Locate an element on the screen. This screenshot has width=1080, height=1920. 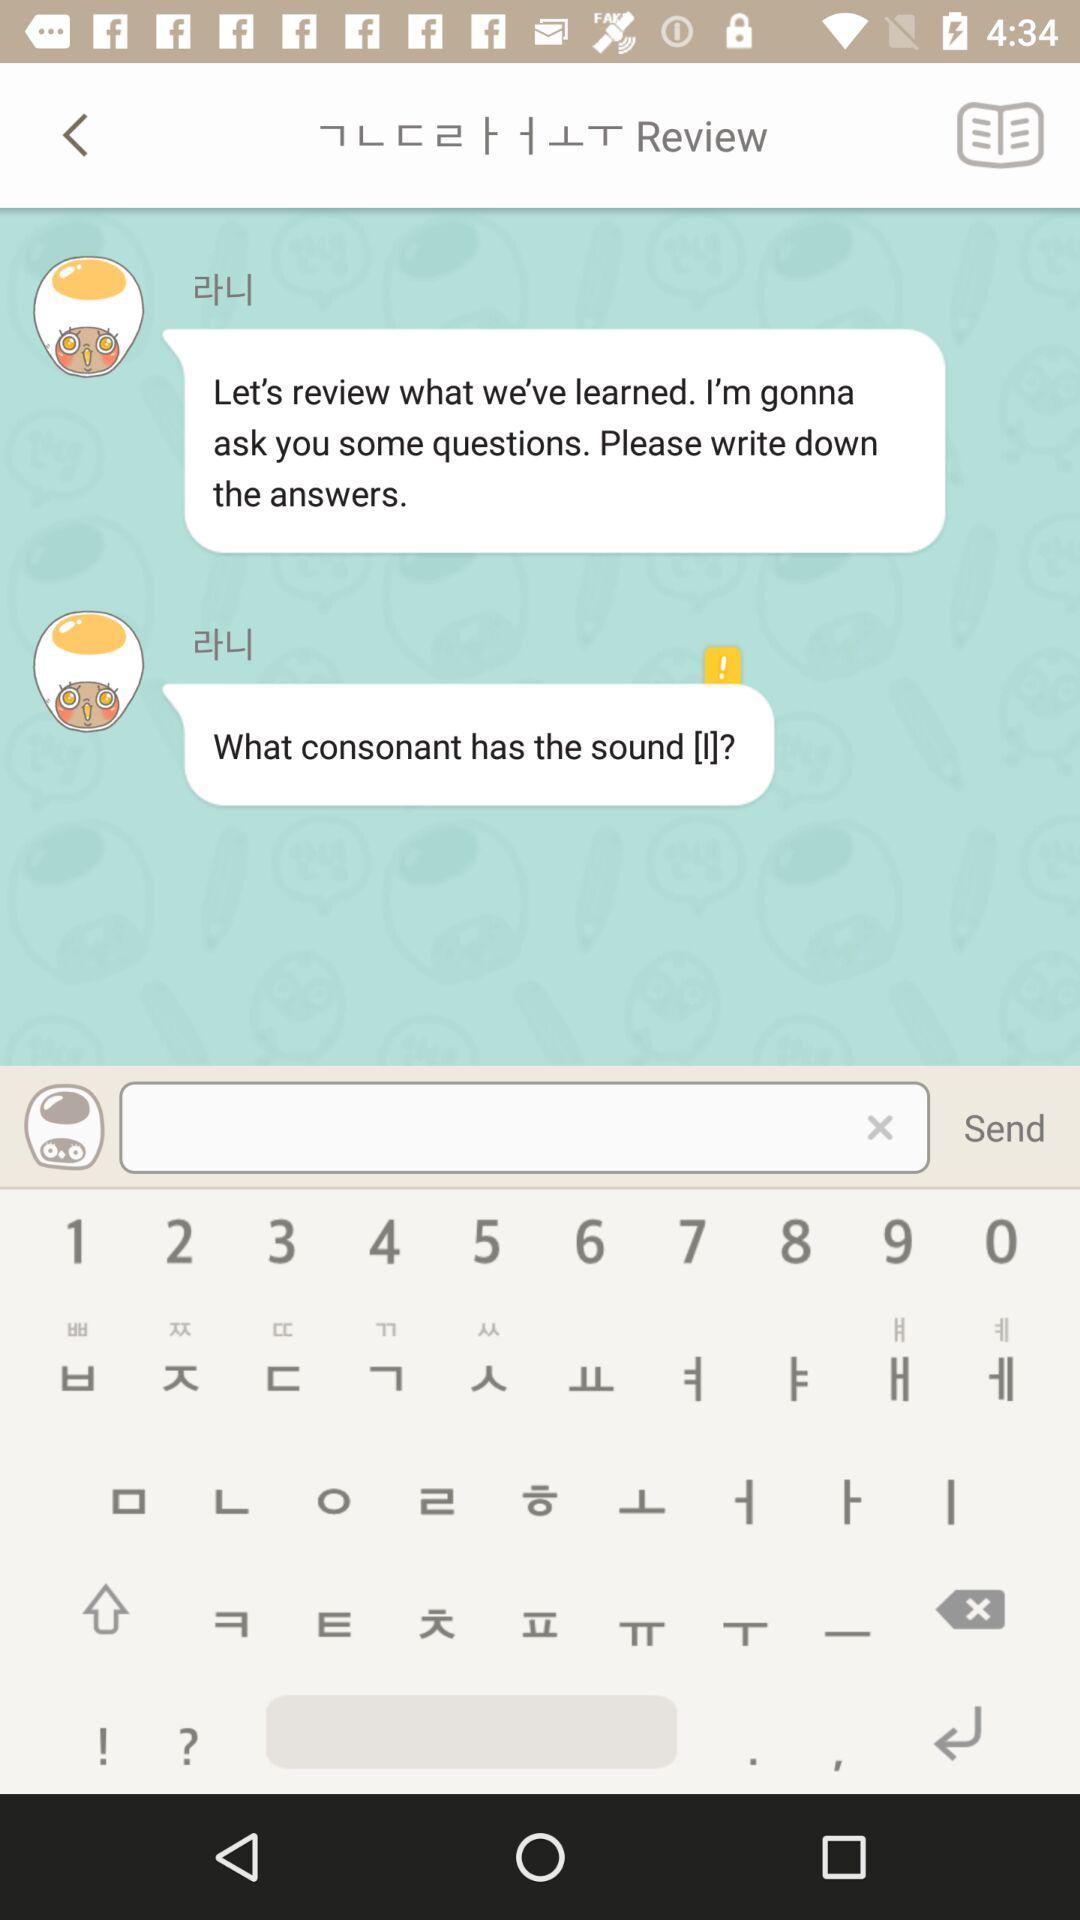
the undo icon is located at coordinates (954, 1731).